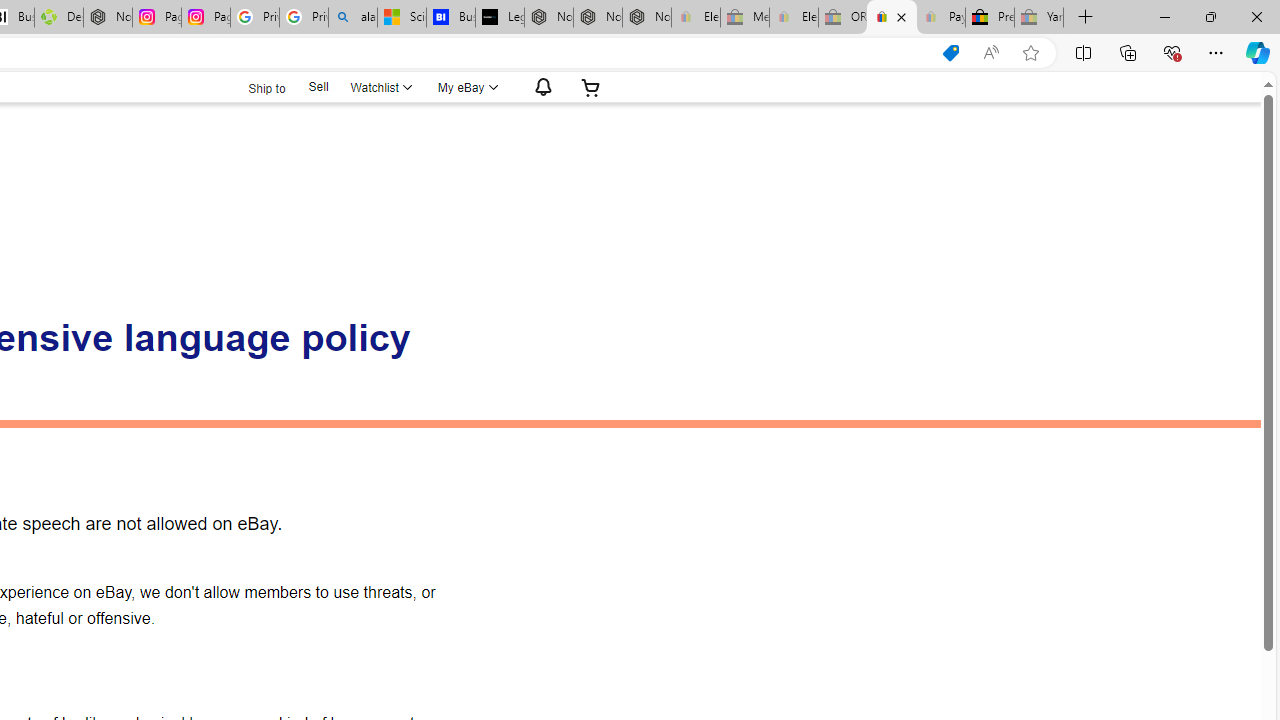 This screenshot has height=720, width=1280. What do you see at coordinates (380, 86) in the screenshot?
I see `'WatchlistExpand Watch List'` at bounding box center [380, 86].